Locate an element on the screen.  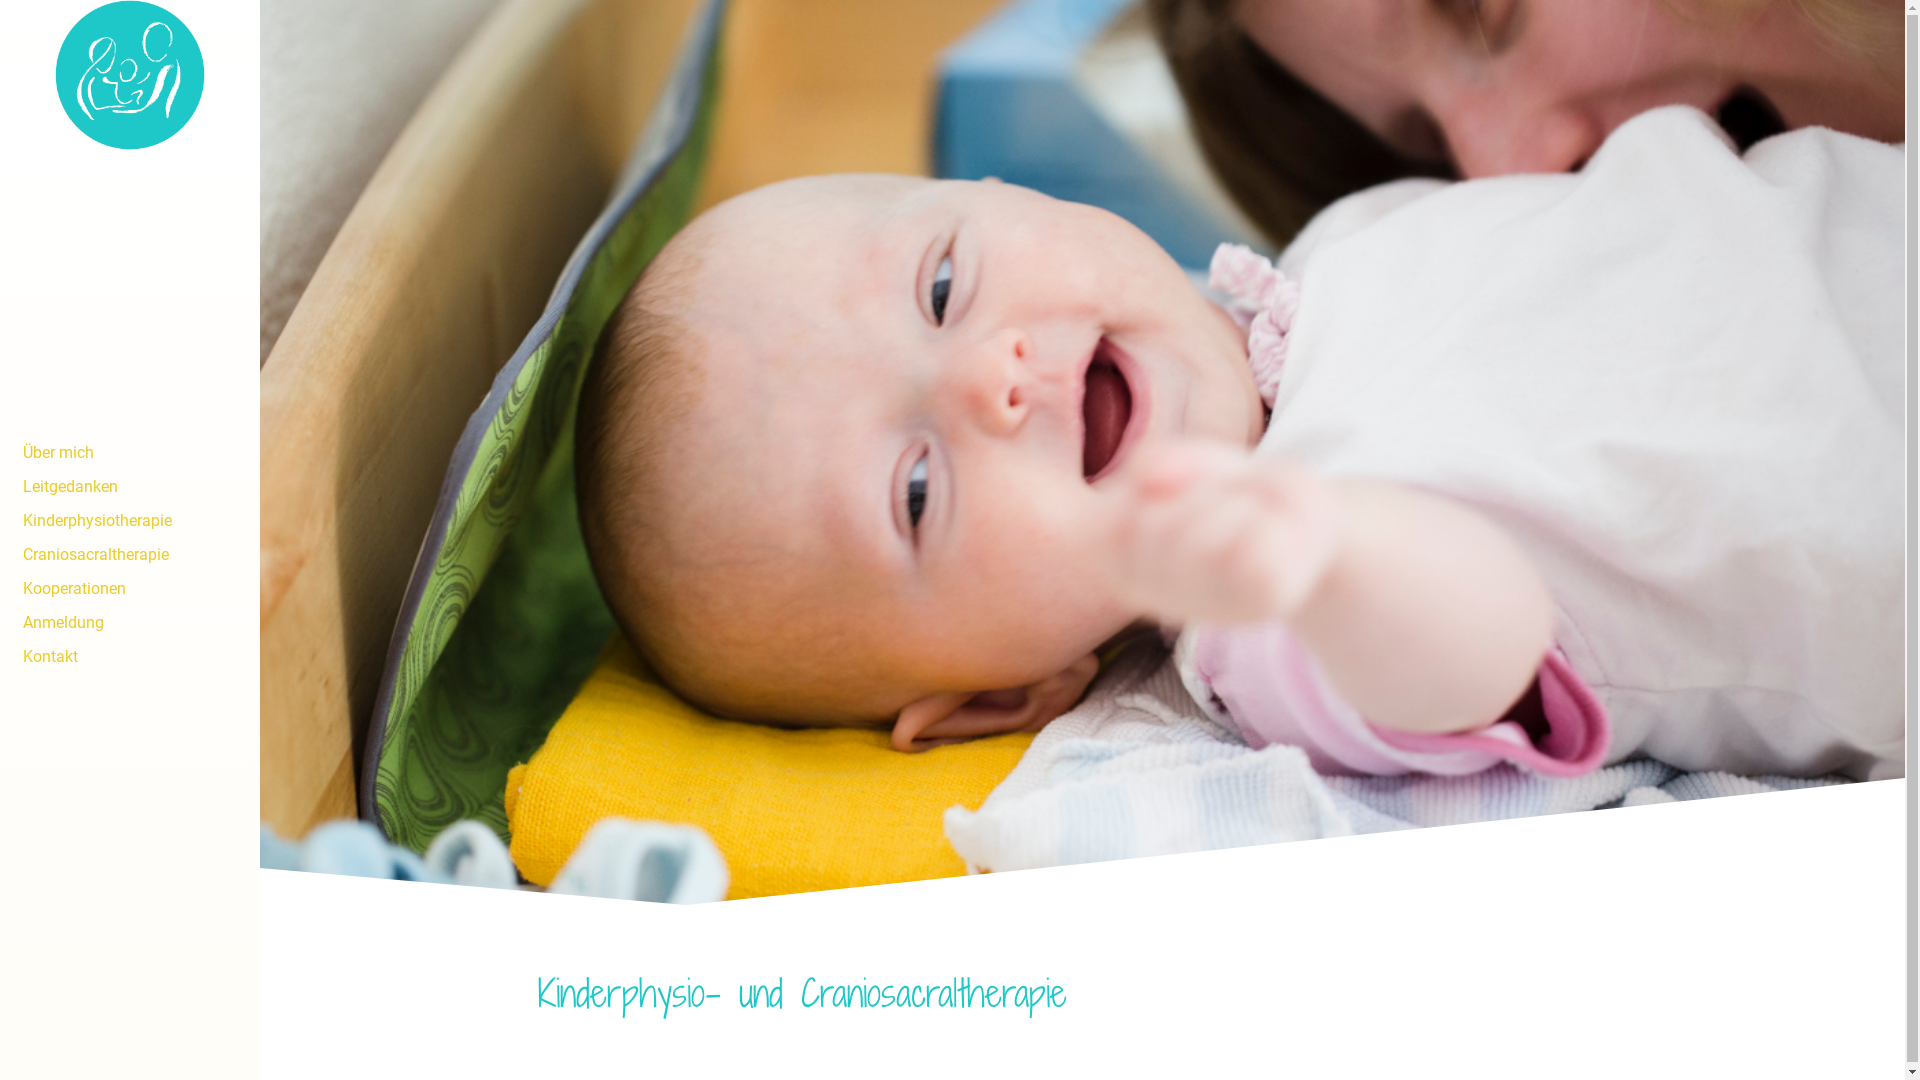
'Kontakt' is located at coordinates (128, 656).